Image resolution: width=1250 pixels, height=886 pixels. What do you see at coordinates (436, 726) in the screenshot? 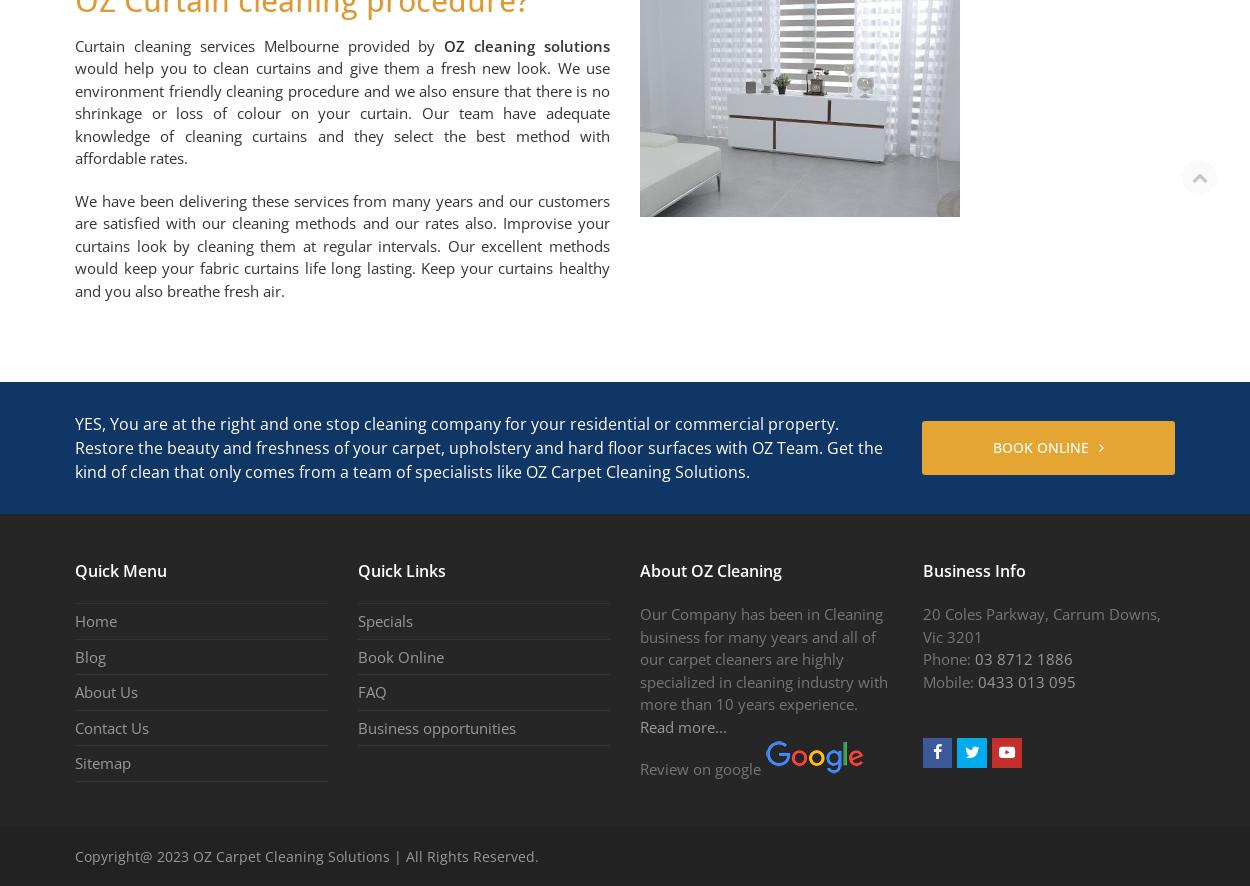
I see `'Business opportunities'` at bounding box center [436, 726].